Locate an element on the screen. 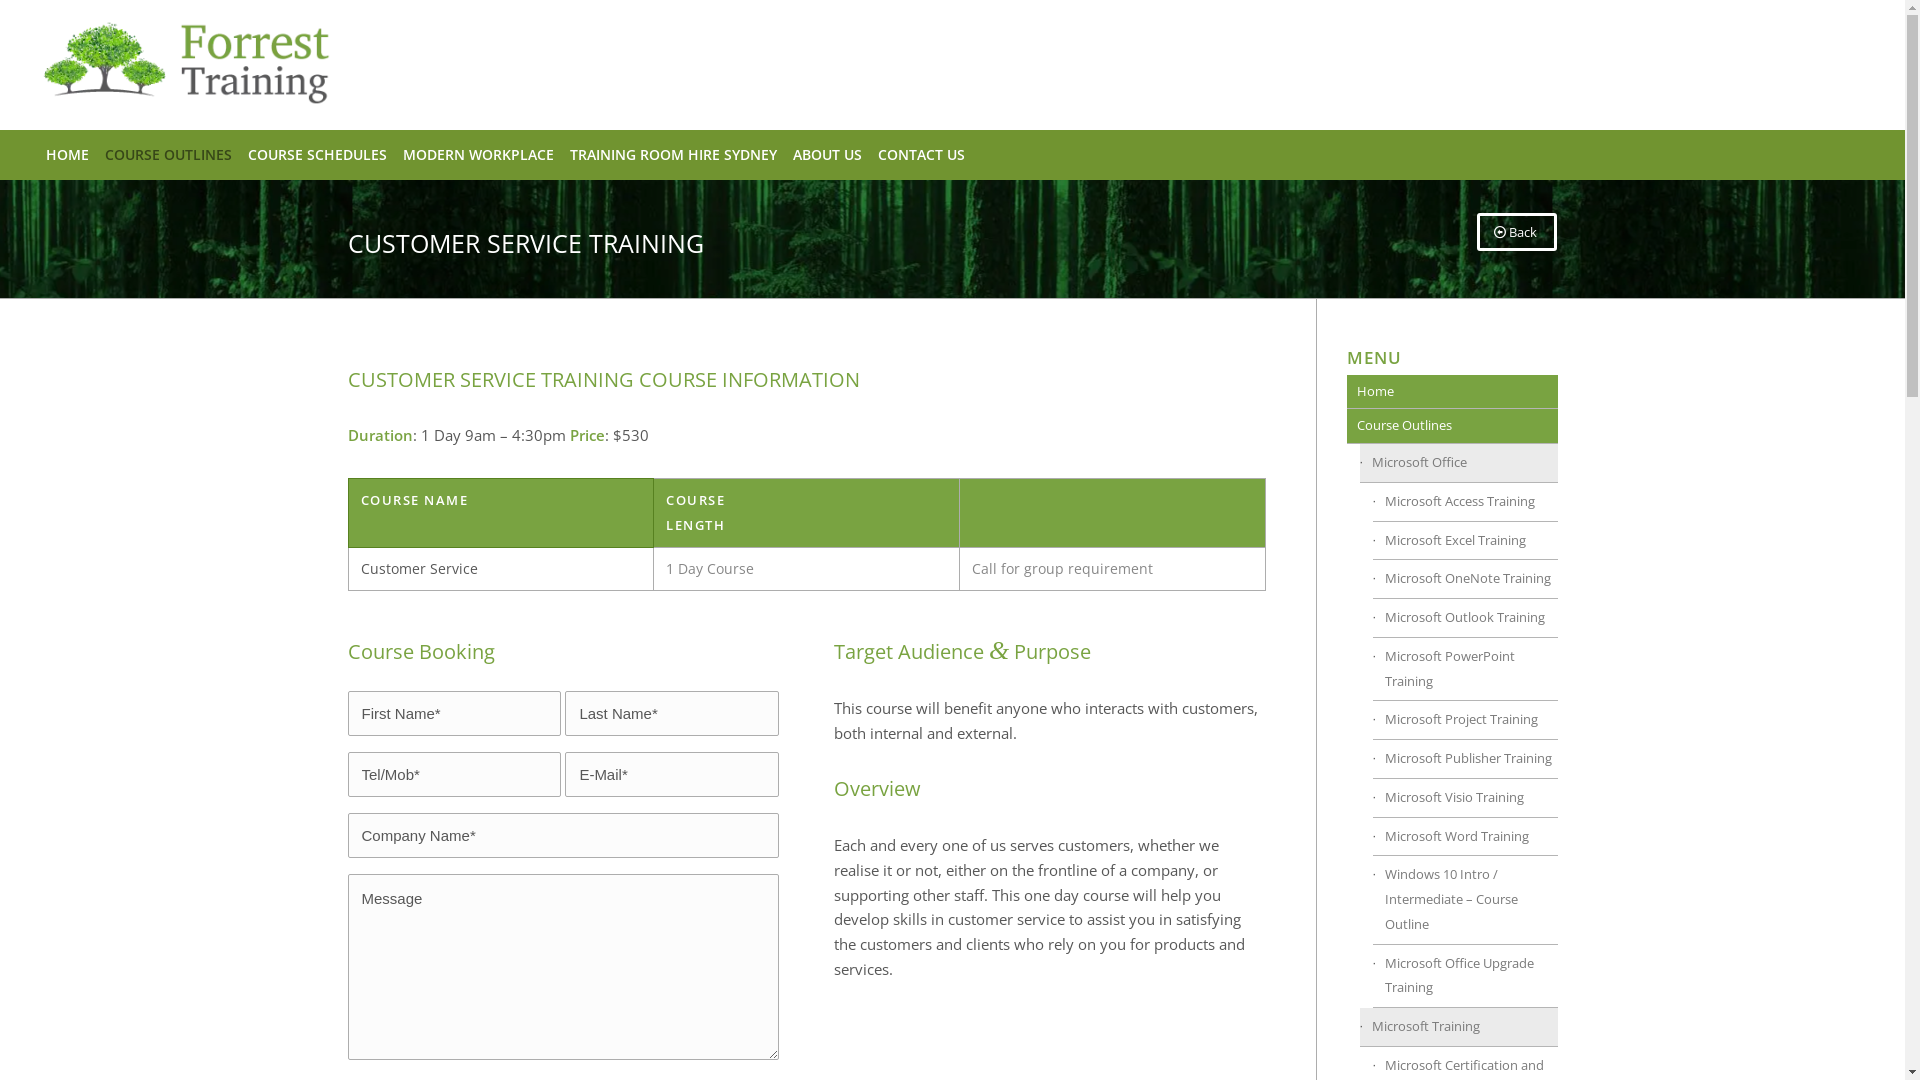  'Microsoft Office' is located at coordinates (1459, 463).